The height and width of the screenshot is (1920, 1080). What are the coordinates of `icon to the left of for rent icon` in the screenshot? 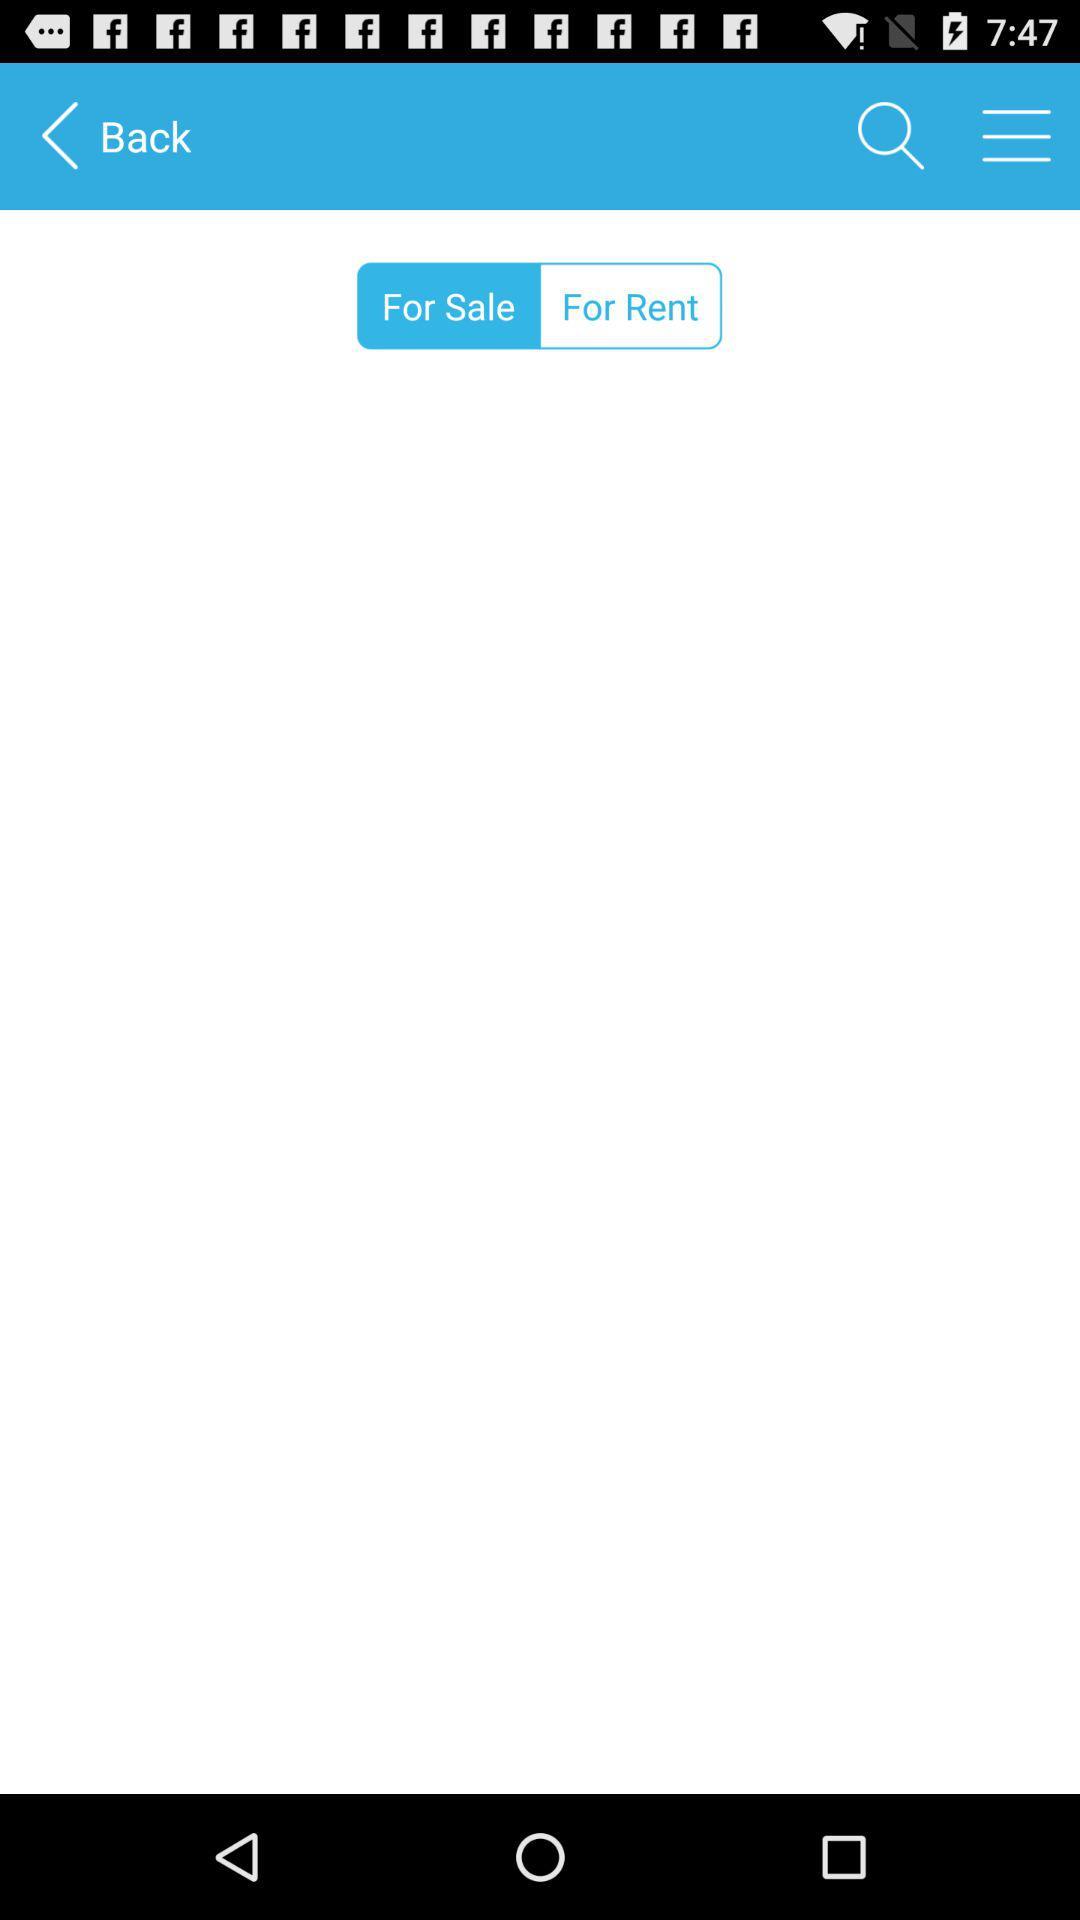 It's located at (447, 305).